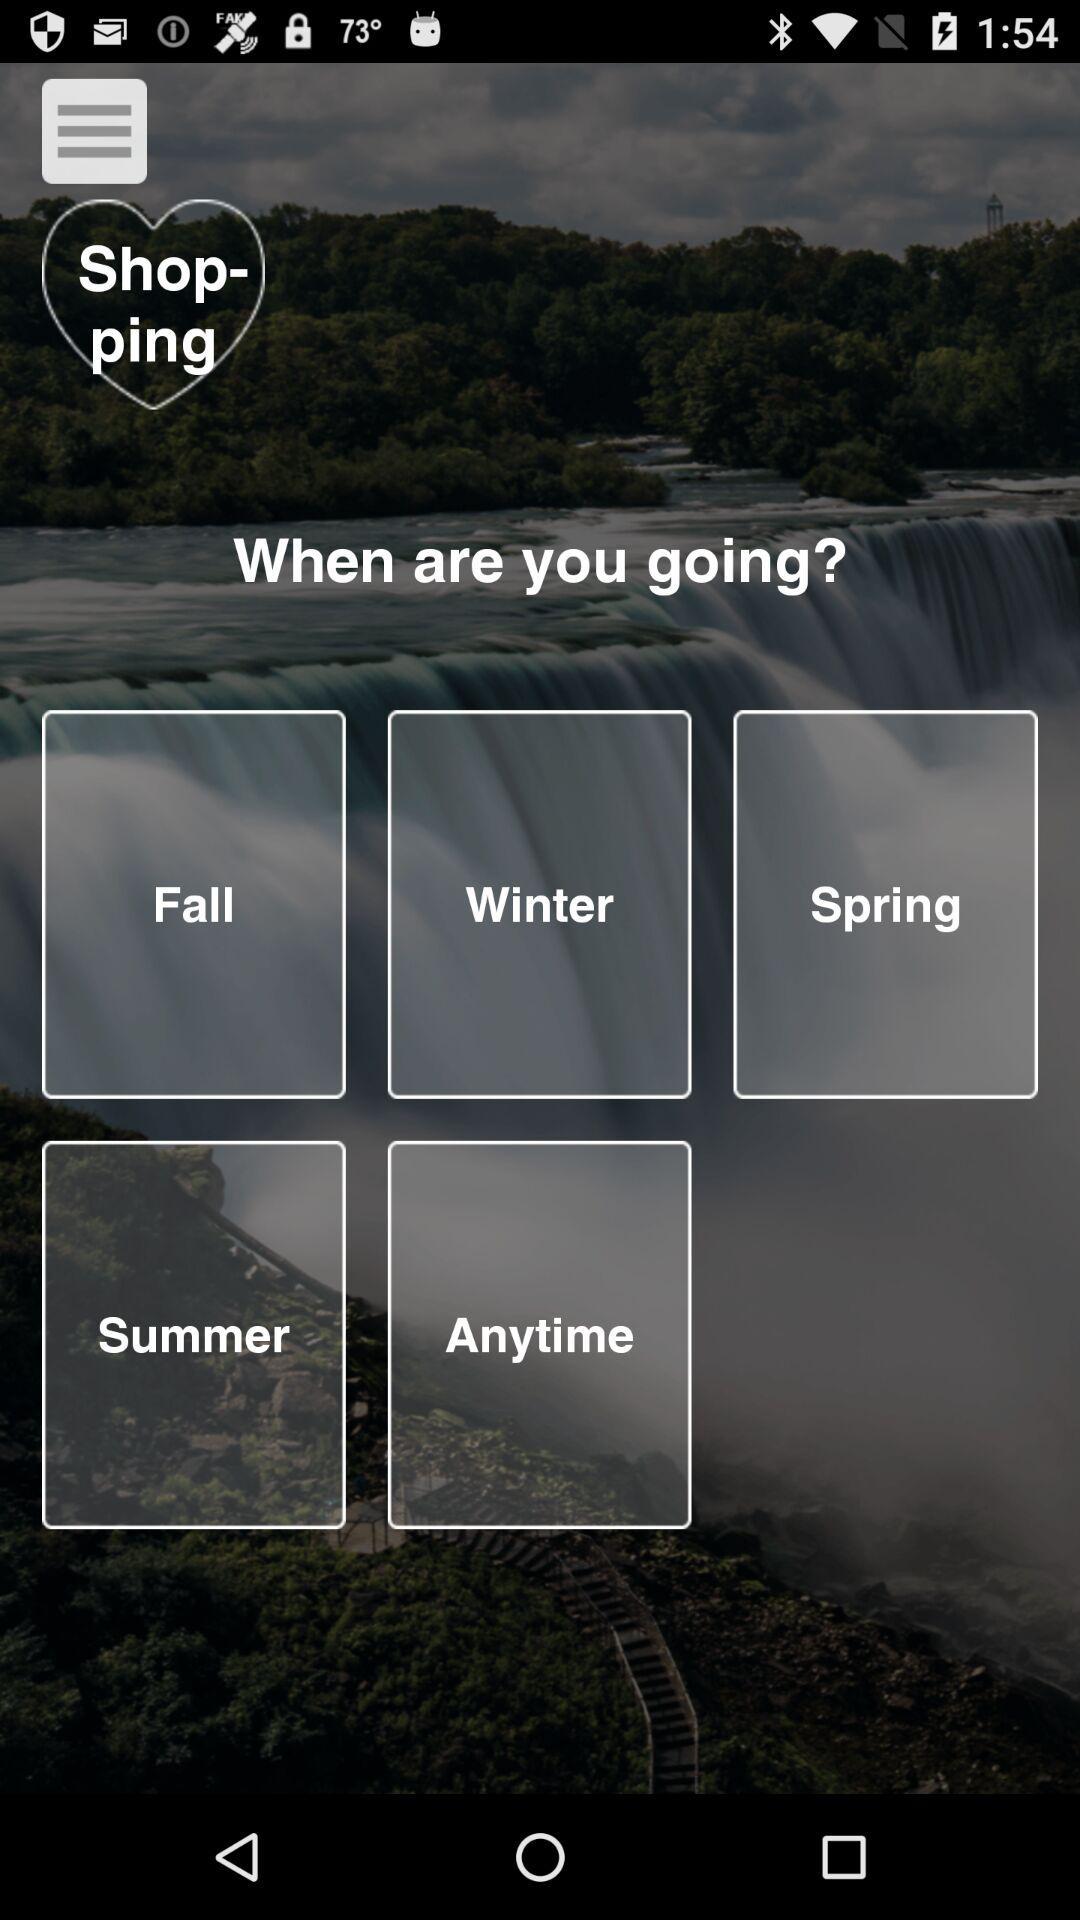 This screenshot has height=1920, width=1080. What do you see at coordinates (884, 903) in the screenshot?
I see `selecting answers` at bounding box center [884, 903].